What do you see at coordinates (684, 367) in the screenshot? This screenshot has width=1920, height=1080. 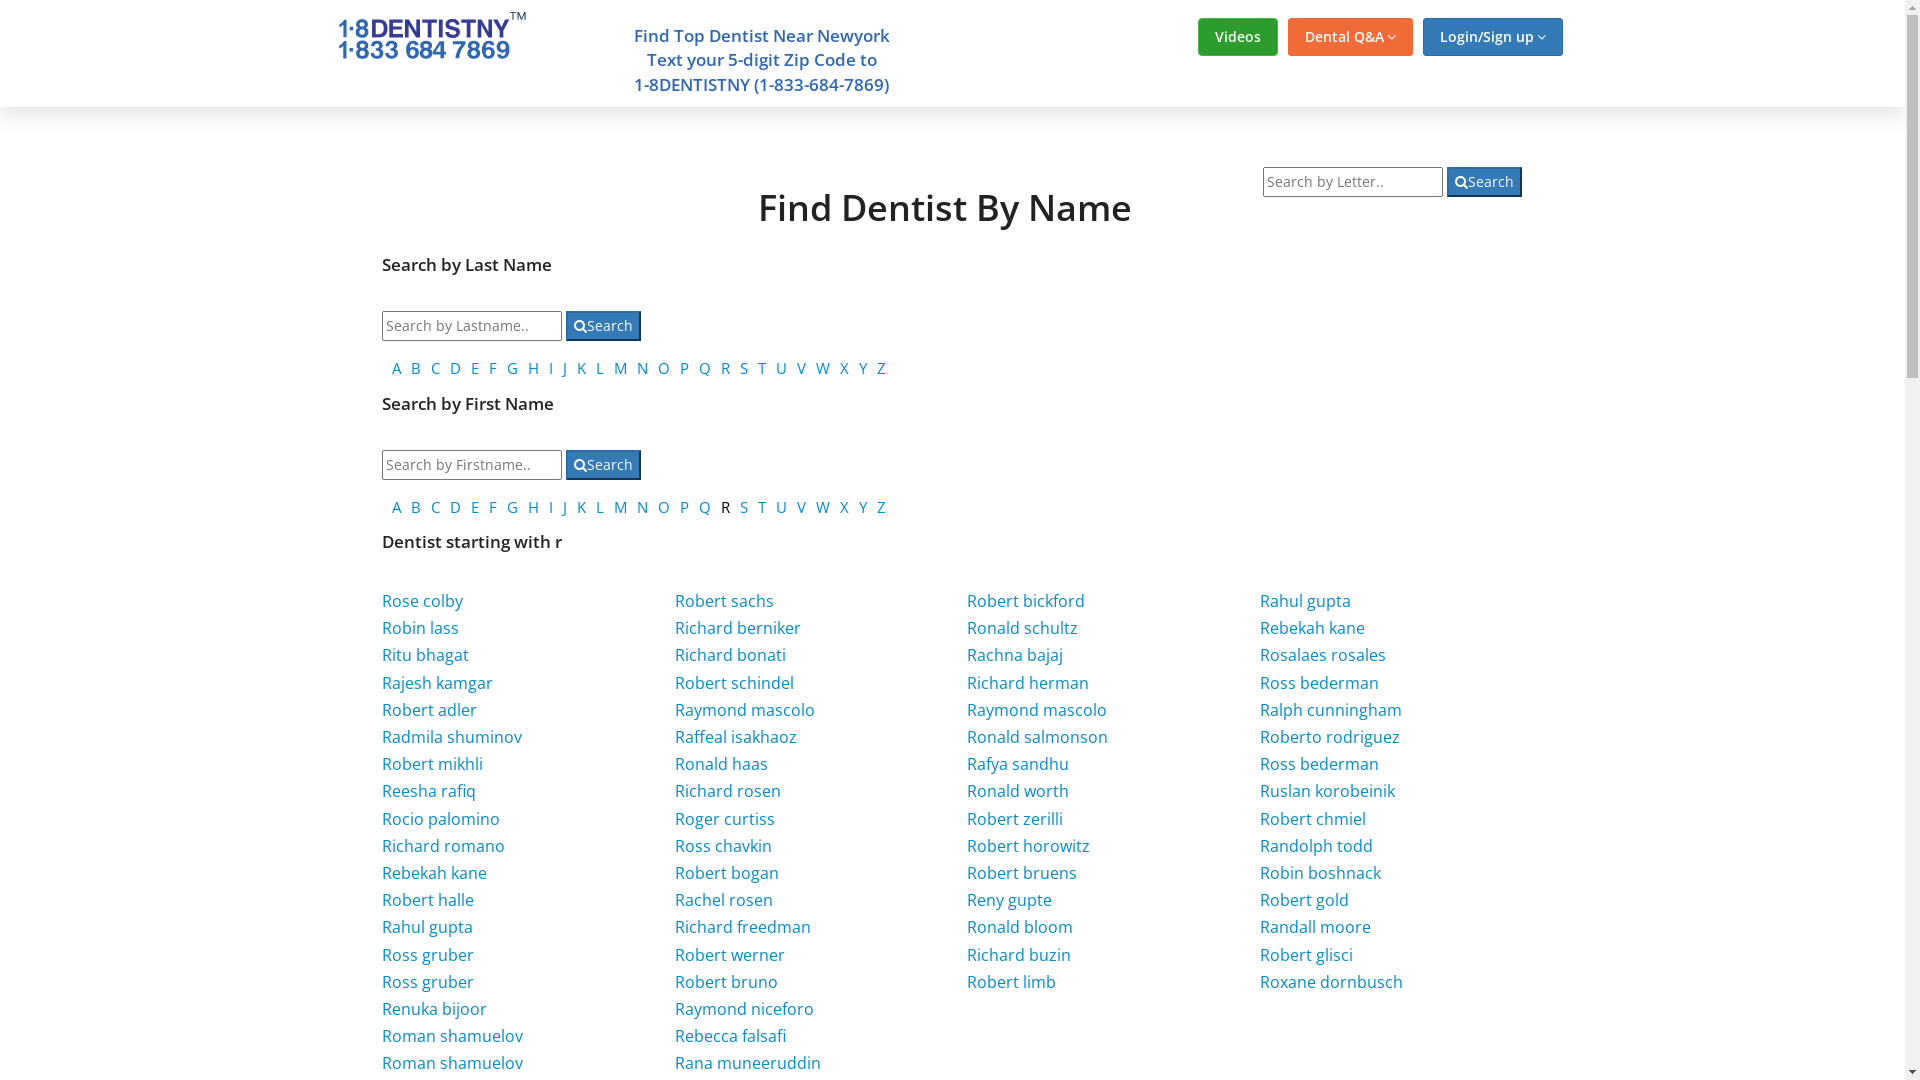 I see `'P'` at bounding box center [684, 367].